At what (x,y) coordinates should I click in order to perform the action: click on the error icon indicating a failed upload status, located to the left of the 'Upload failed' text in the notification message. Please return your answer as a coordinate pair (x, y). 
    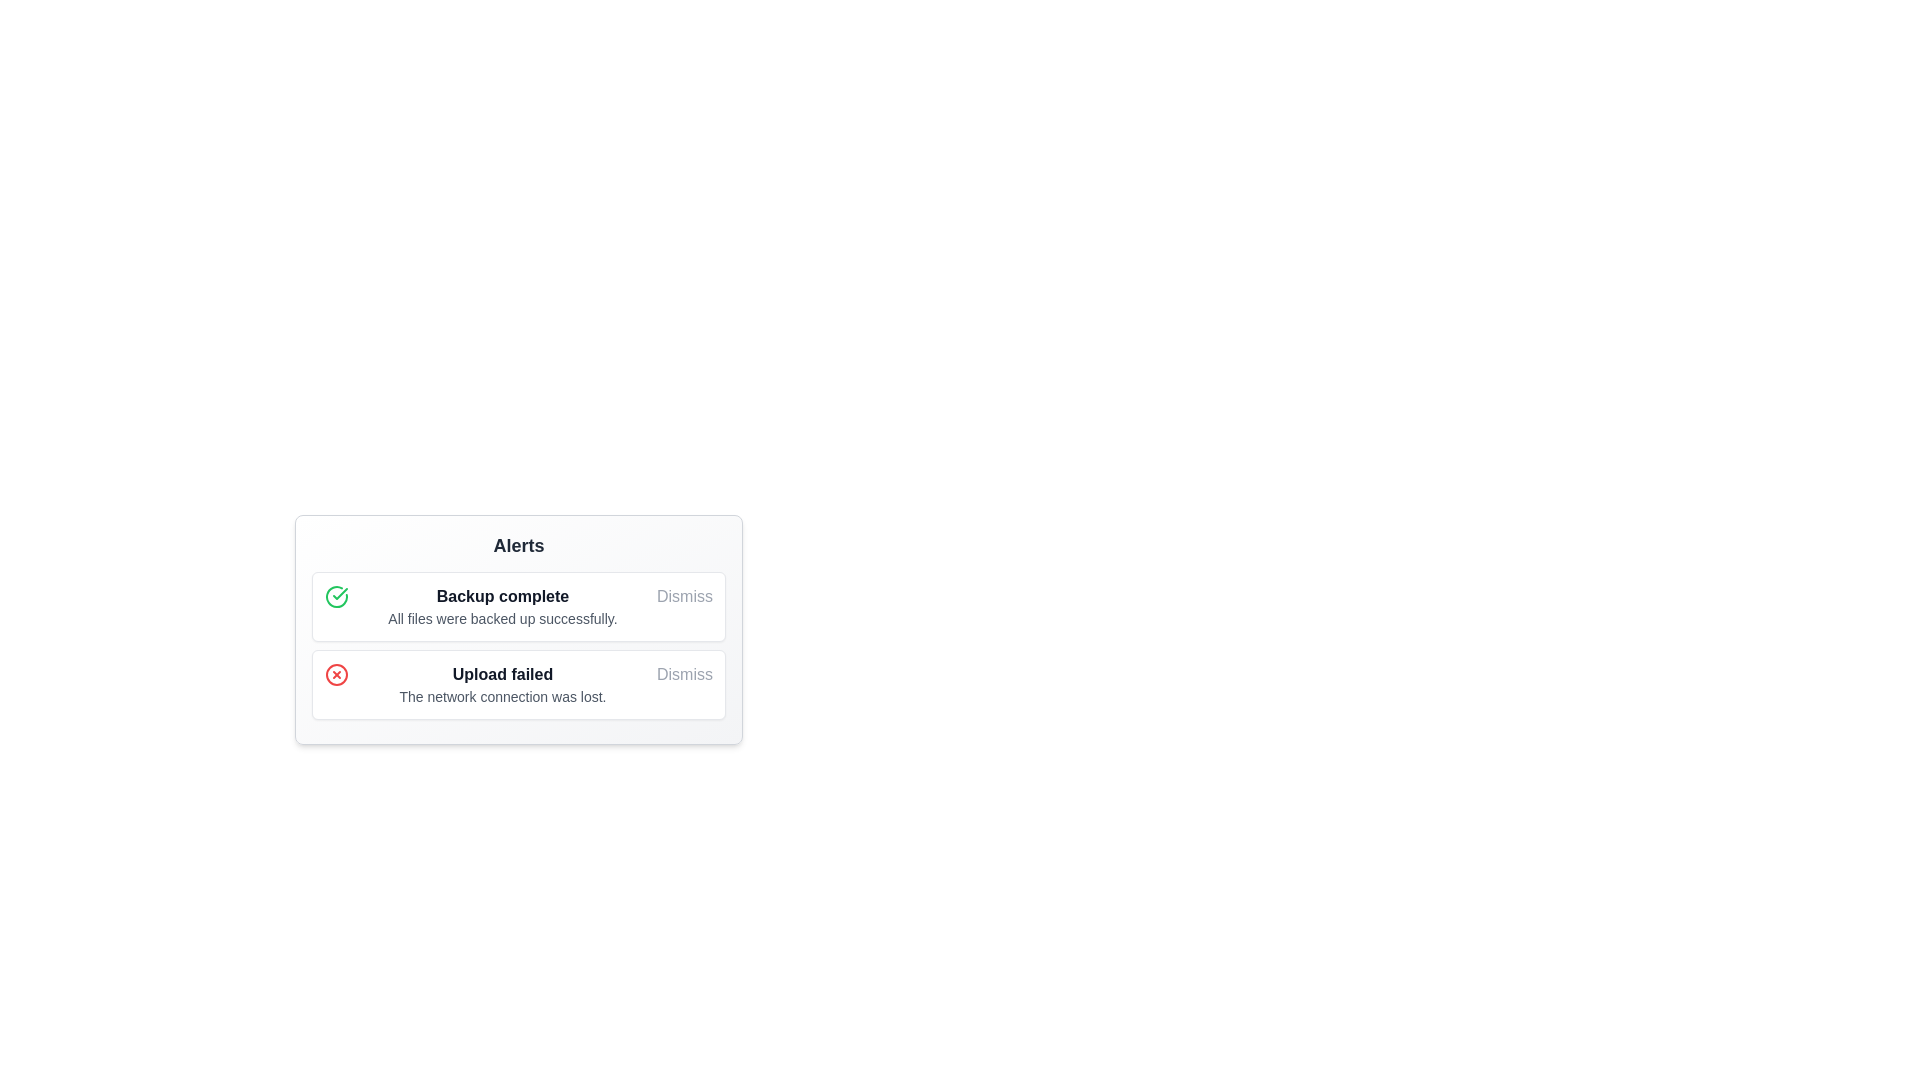
    Looking at the image, I should click on (342, 675).